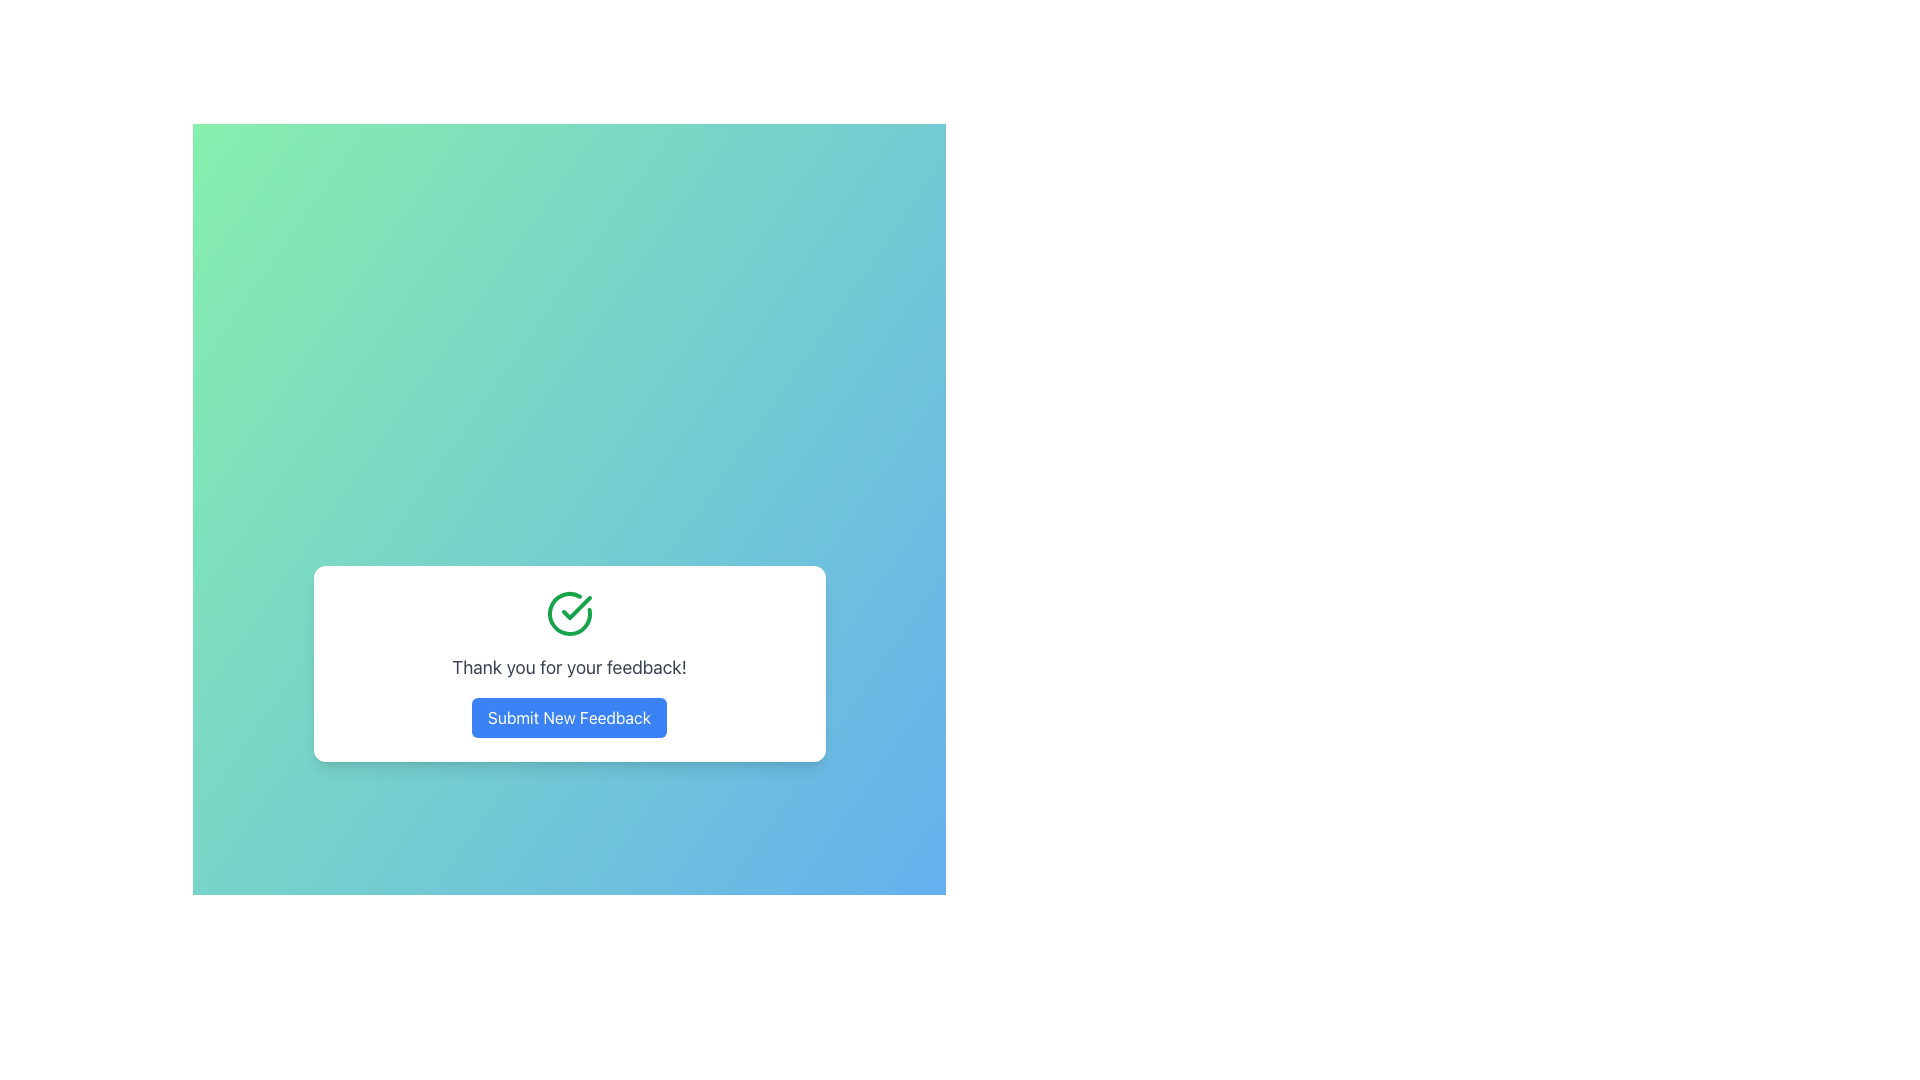 This screenshot has height=1080, width=1920. What do you see at coordinates (575, 607) in the screenshot?
I see `the confirmation icon that signifies success status, located in the center-top of the card with a 'Thank you for your feedback!' message` at bounding box center [575, 607].